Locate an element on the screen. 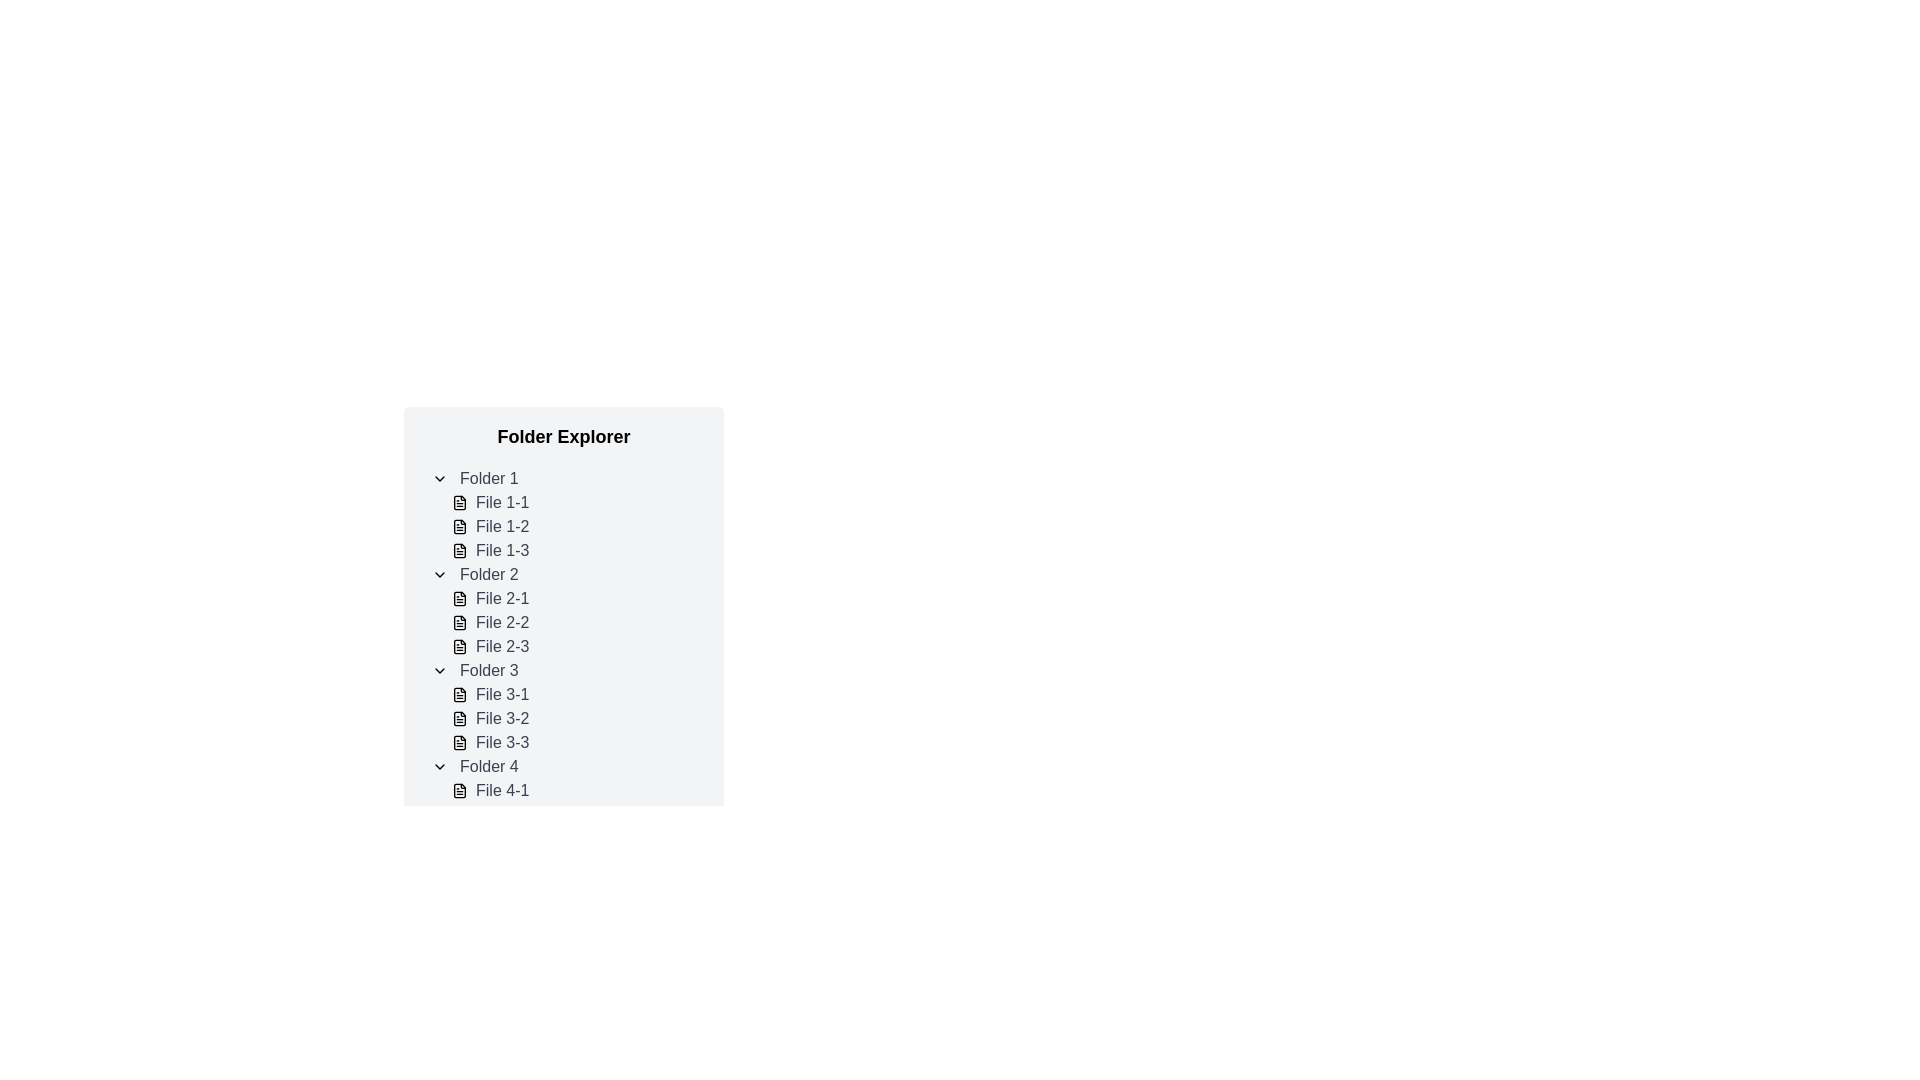 The image size is (1920, 1080). the text label displaying 'File 3-2' in light gray font, which is positioned under the 'Folder 3' section in the file hierarchy is located at coordinates (502, 717).